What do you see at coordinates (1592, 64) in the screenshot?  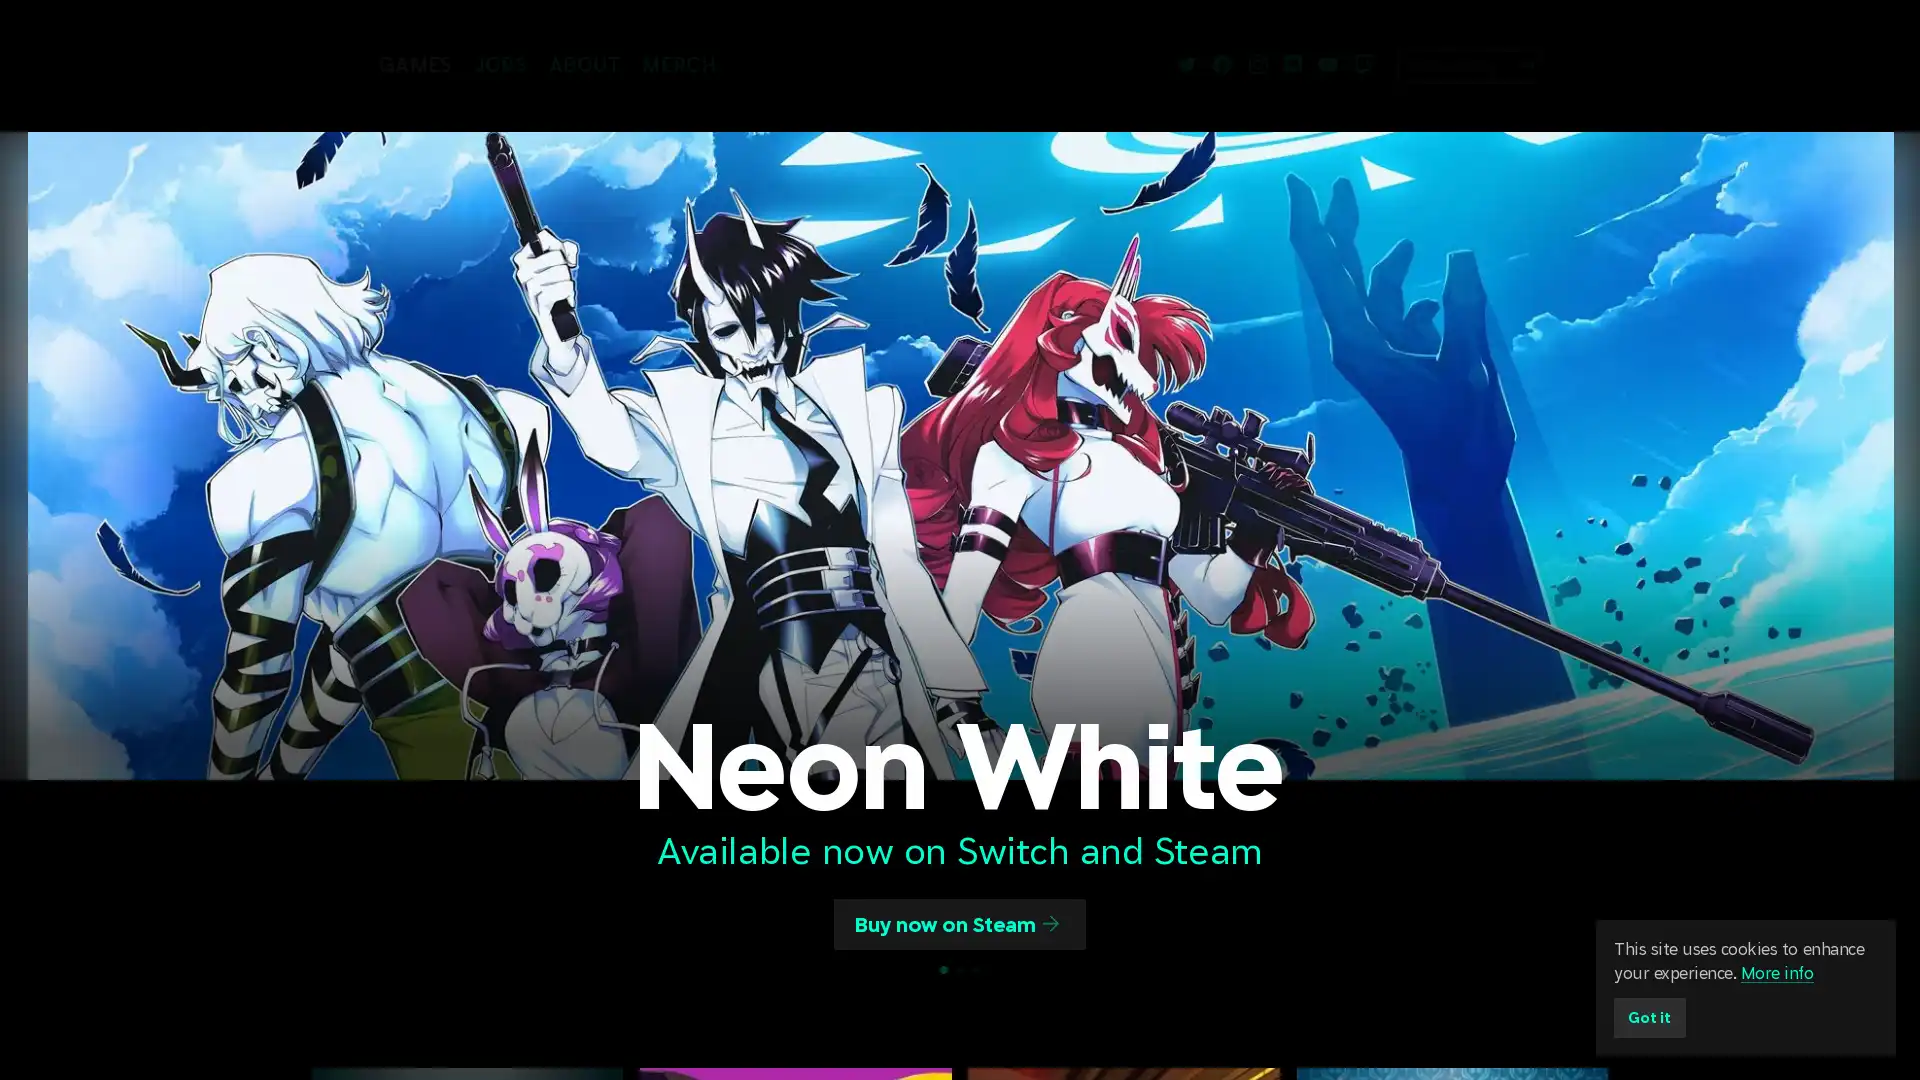 I see `->` at bounding box center [1592, 64].